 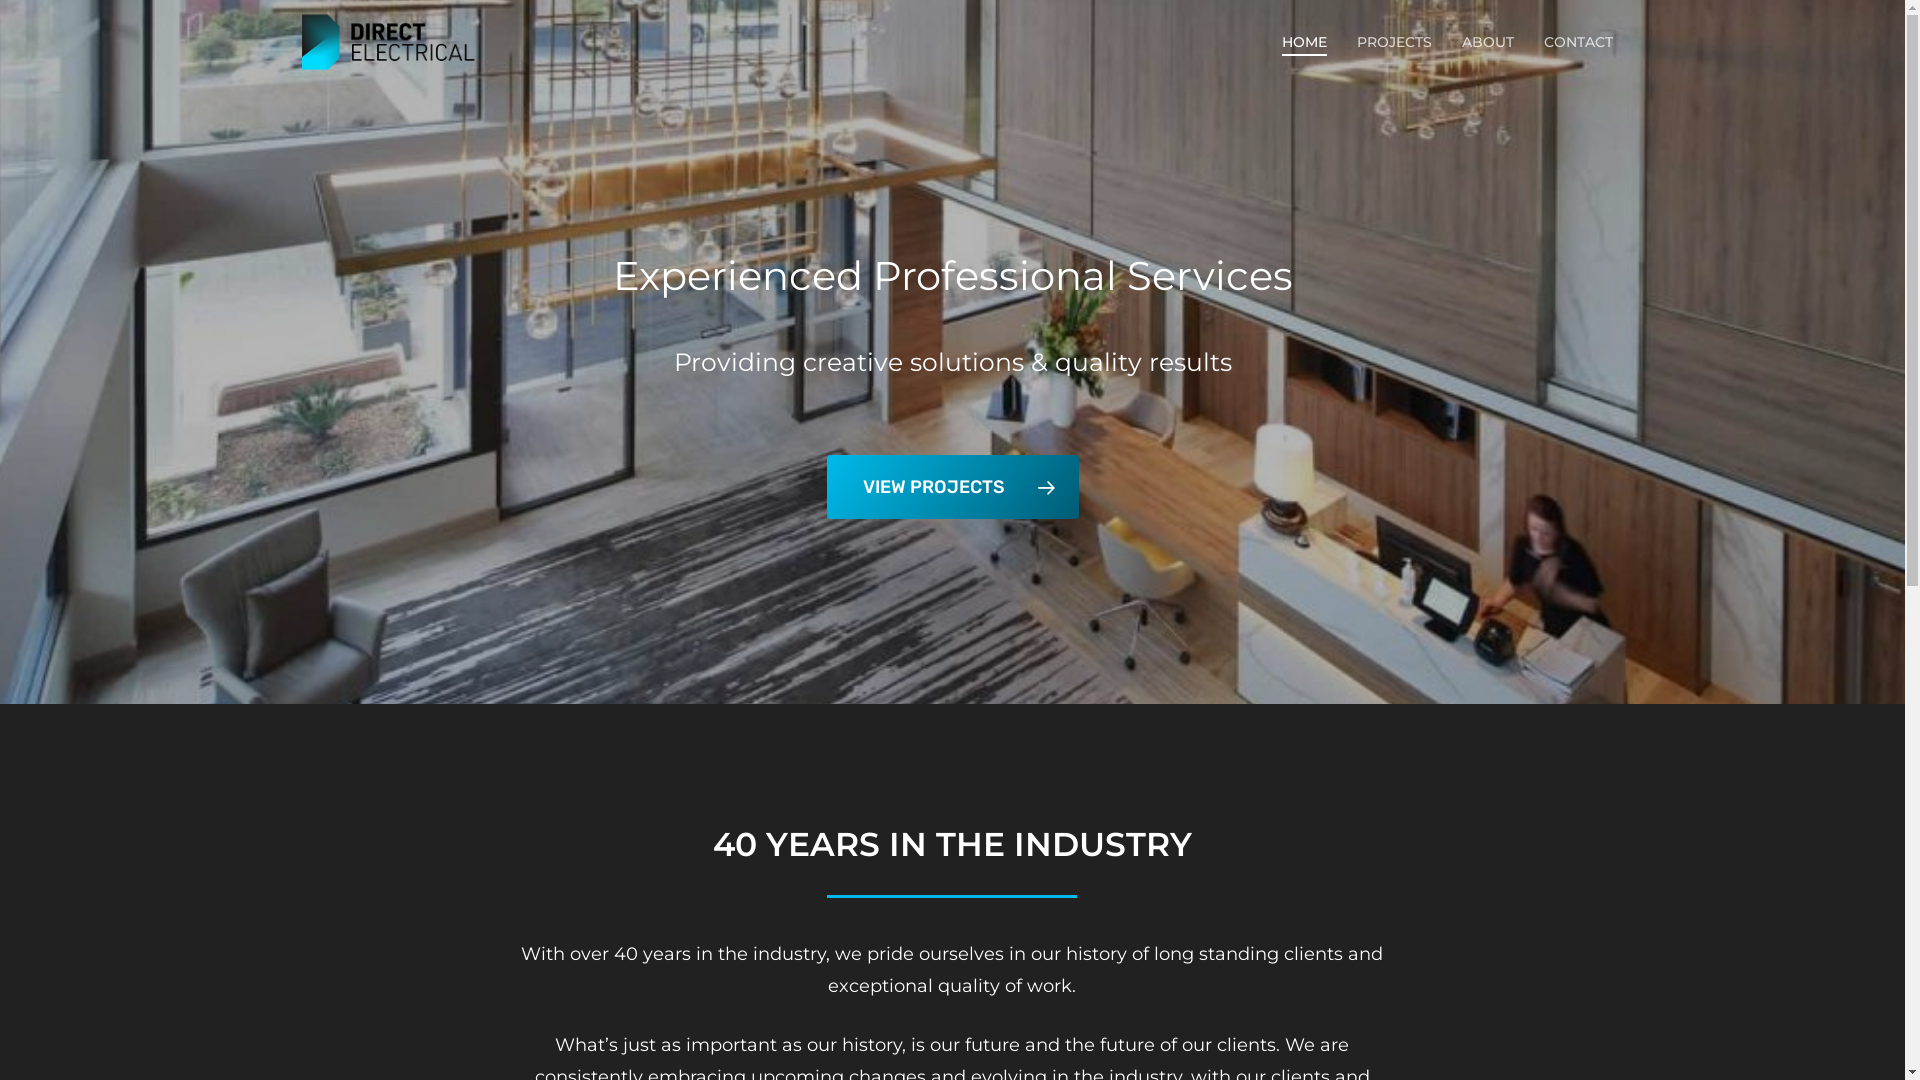 I want to click on 'HOME', so click(x=1304, y=42).